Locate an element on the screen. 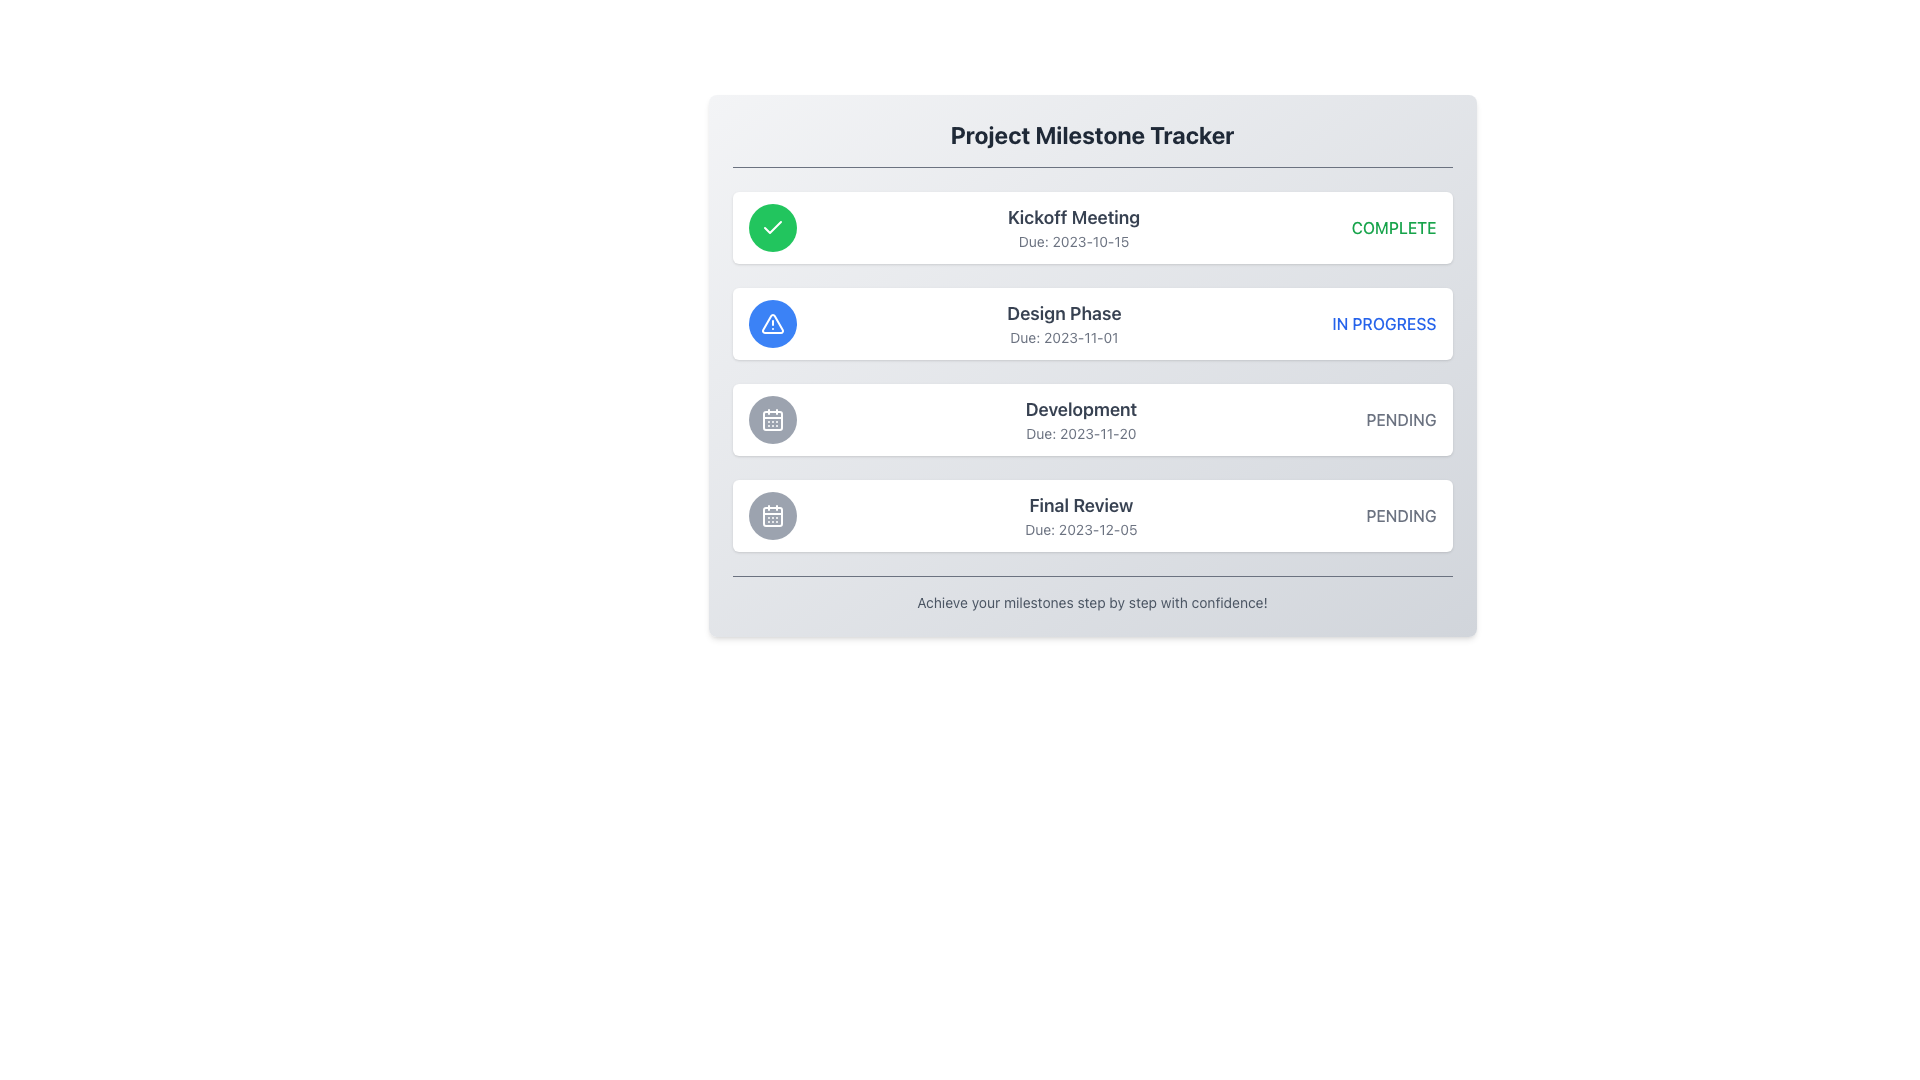  the circular icon with a gray background and a white calendar symbol located on the third row of the 'Project Milestone Tracker' list under 'Development.' is located at coordinates (771, 419).